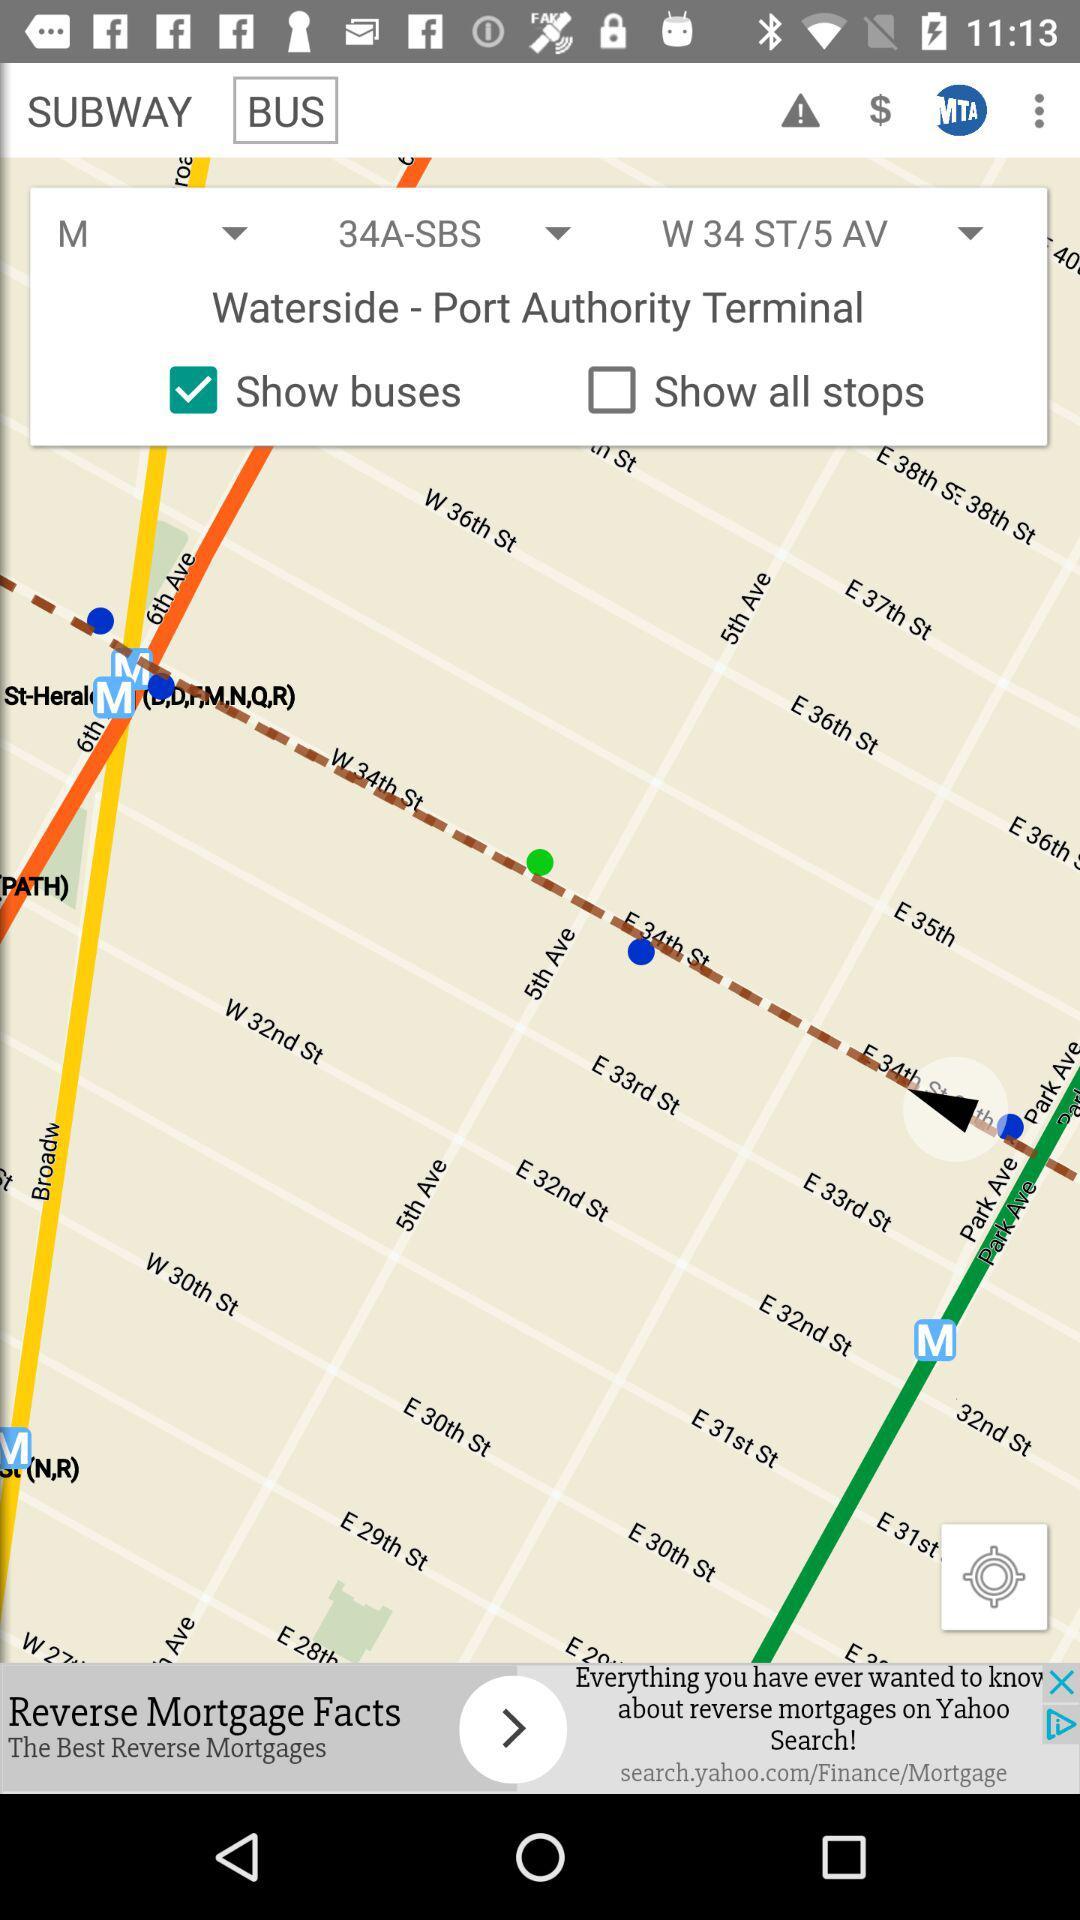  I want to click on bus, so click(285, 109).